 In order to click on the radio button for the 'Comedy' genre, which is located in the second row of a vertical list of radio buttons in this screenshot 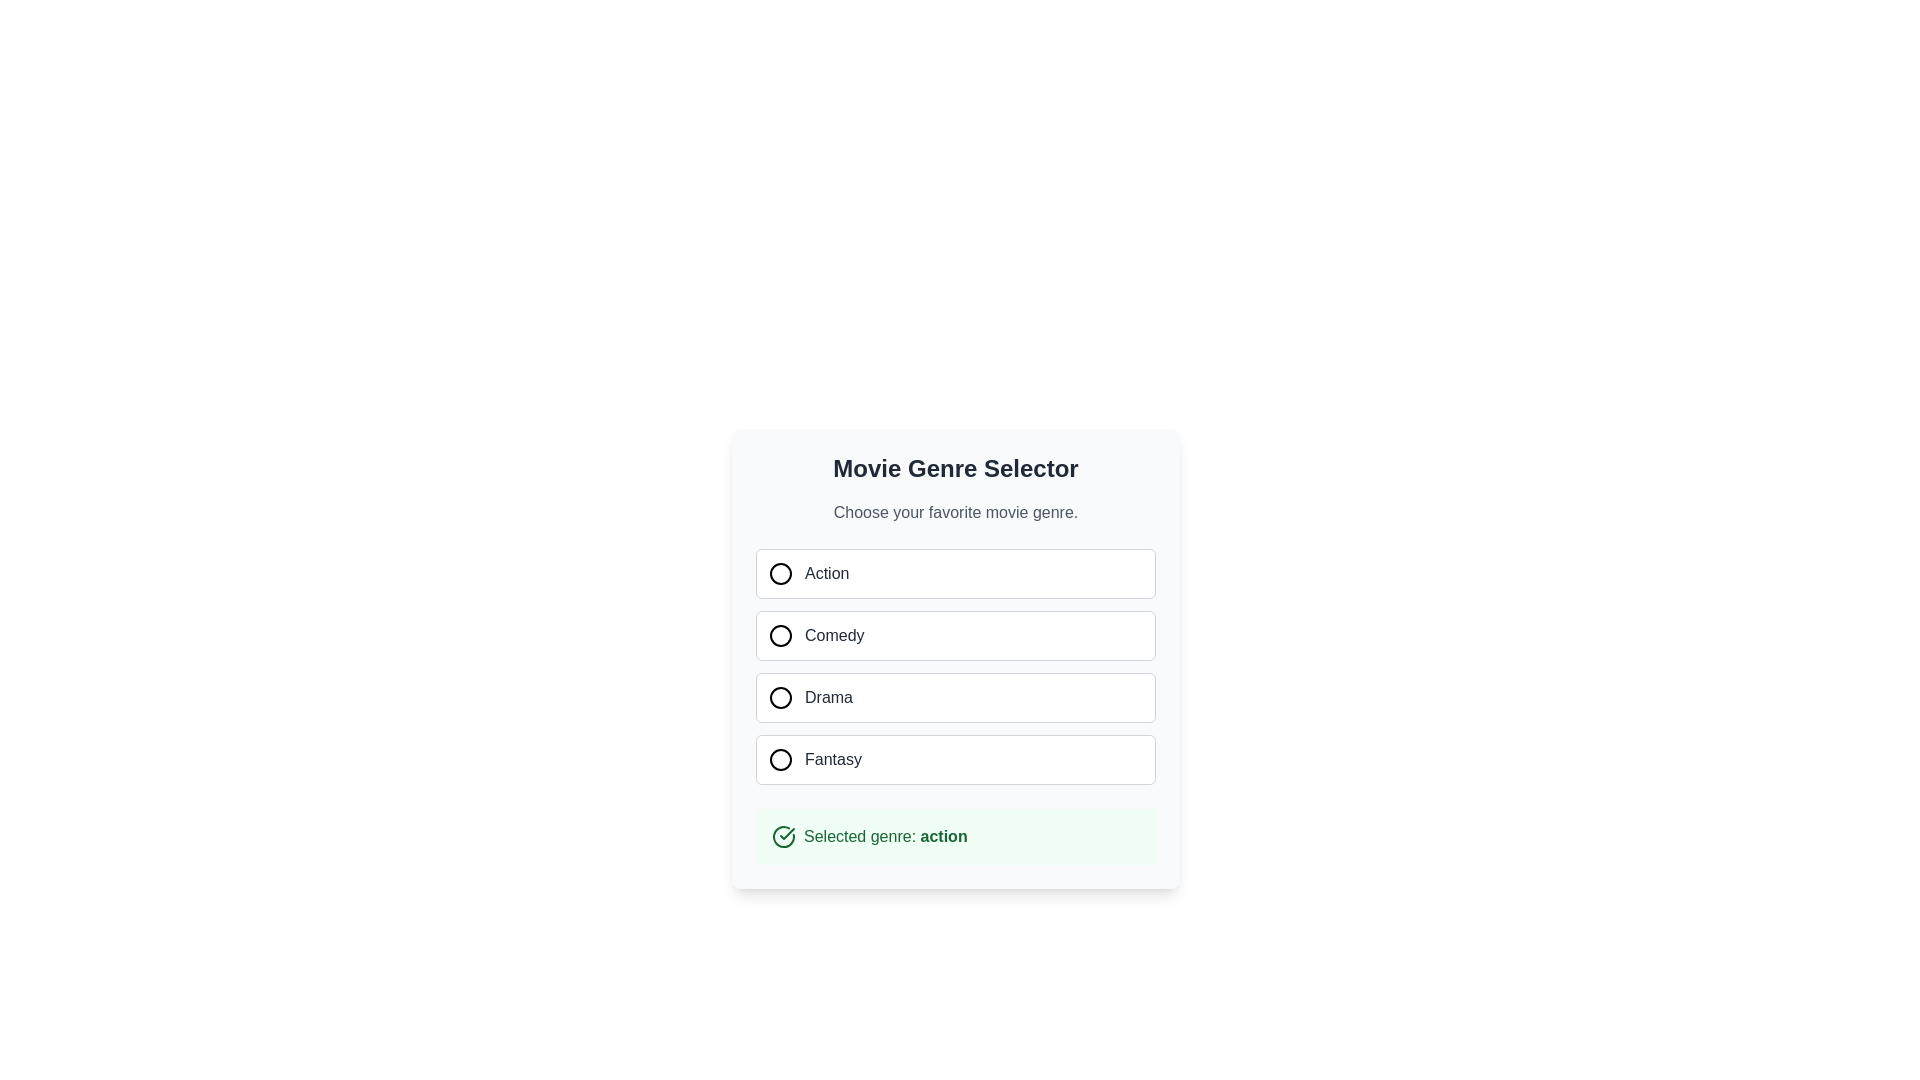, I will do `click(780, 636)`.